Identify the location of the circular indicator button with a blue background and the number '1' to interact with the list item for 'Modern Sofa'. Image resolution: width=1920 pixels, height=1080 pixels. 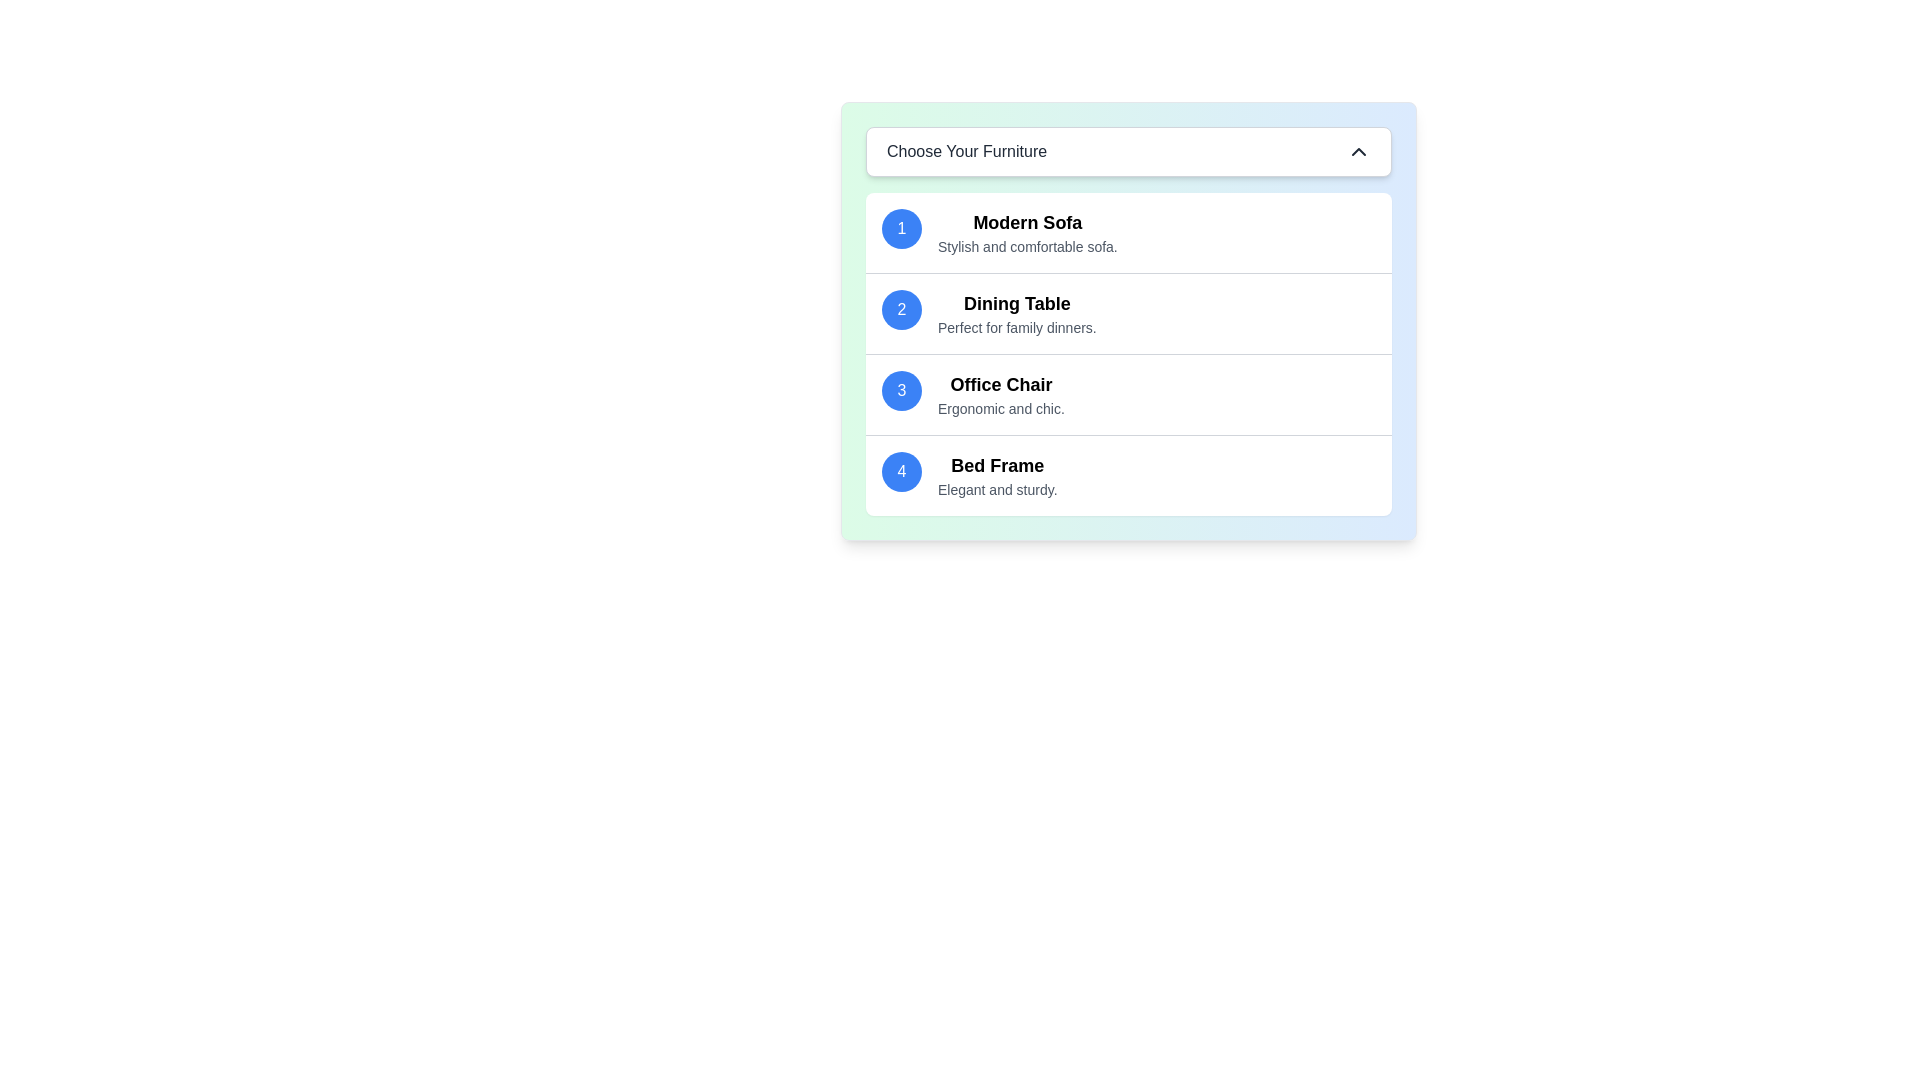
(901, 227).